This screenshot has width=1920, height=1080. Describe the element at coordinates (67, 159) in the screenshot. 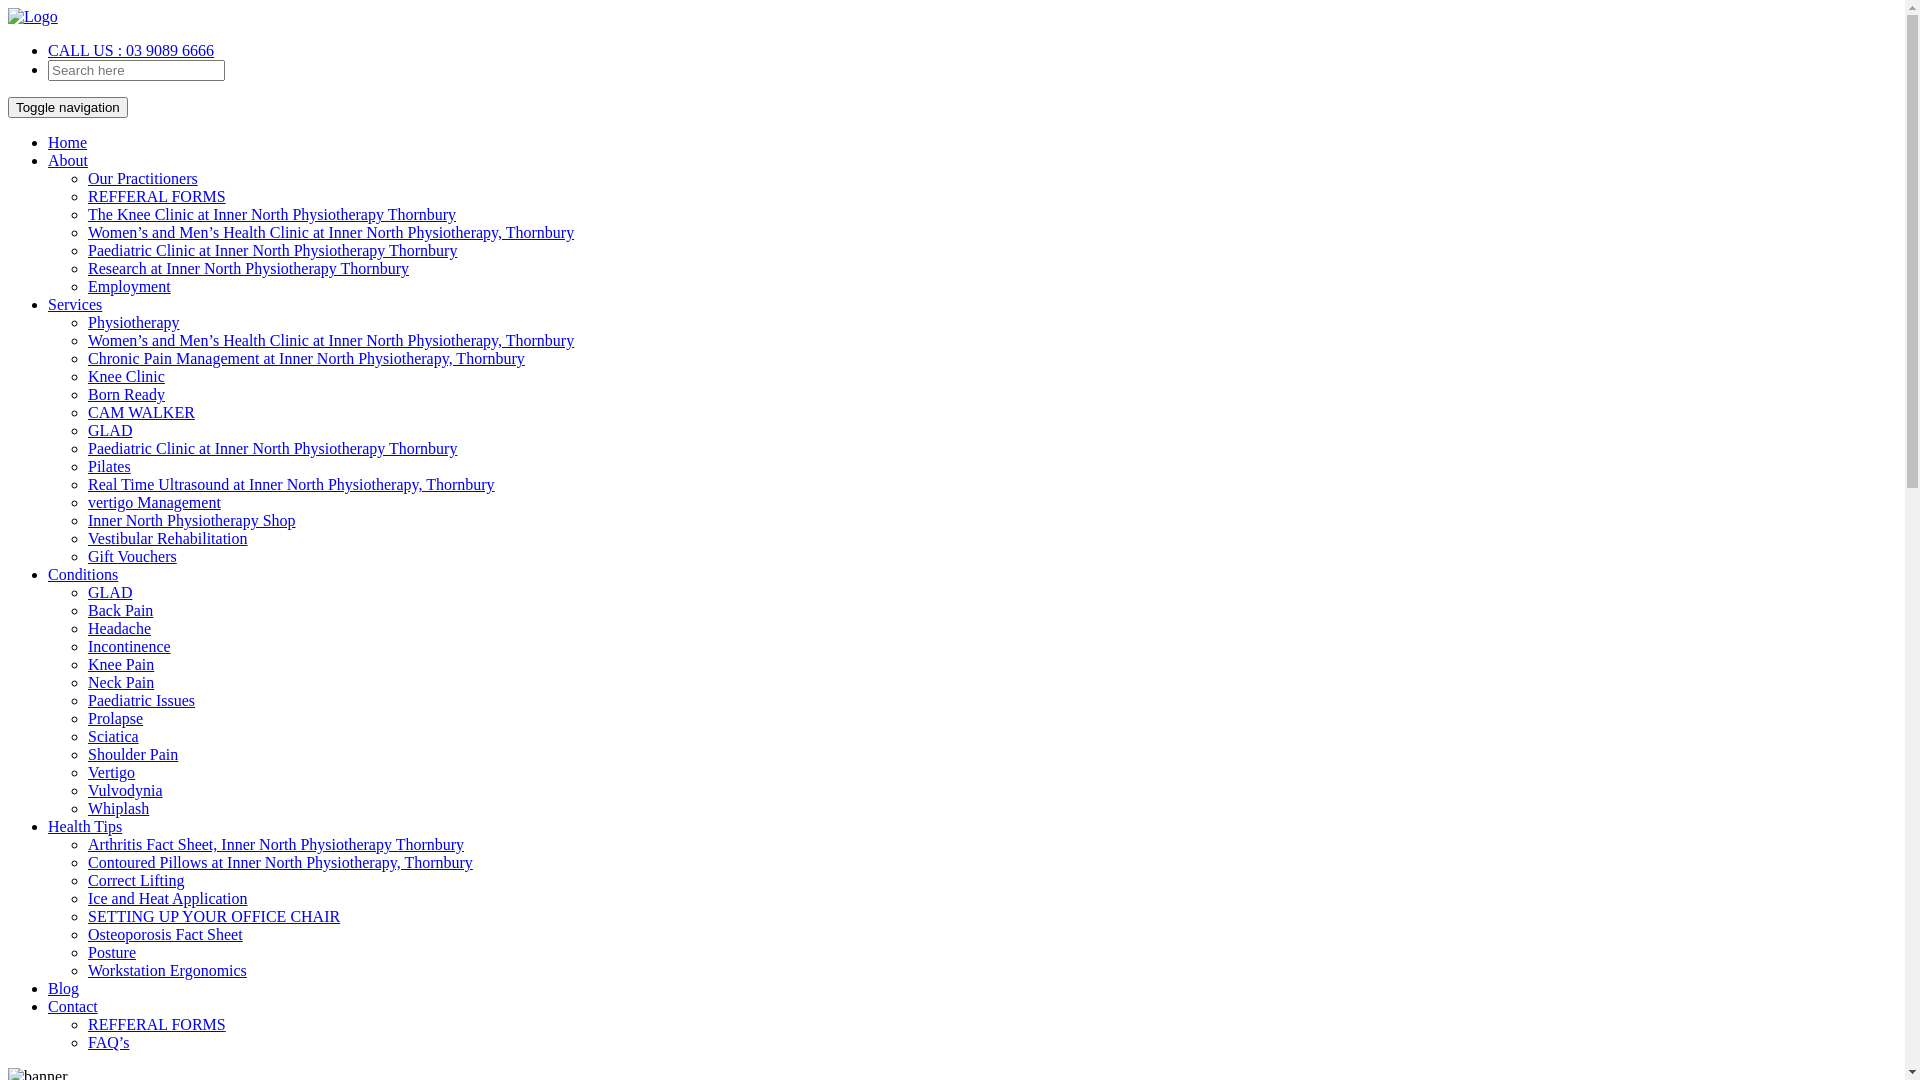

I see `'About'` at that location.